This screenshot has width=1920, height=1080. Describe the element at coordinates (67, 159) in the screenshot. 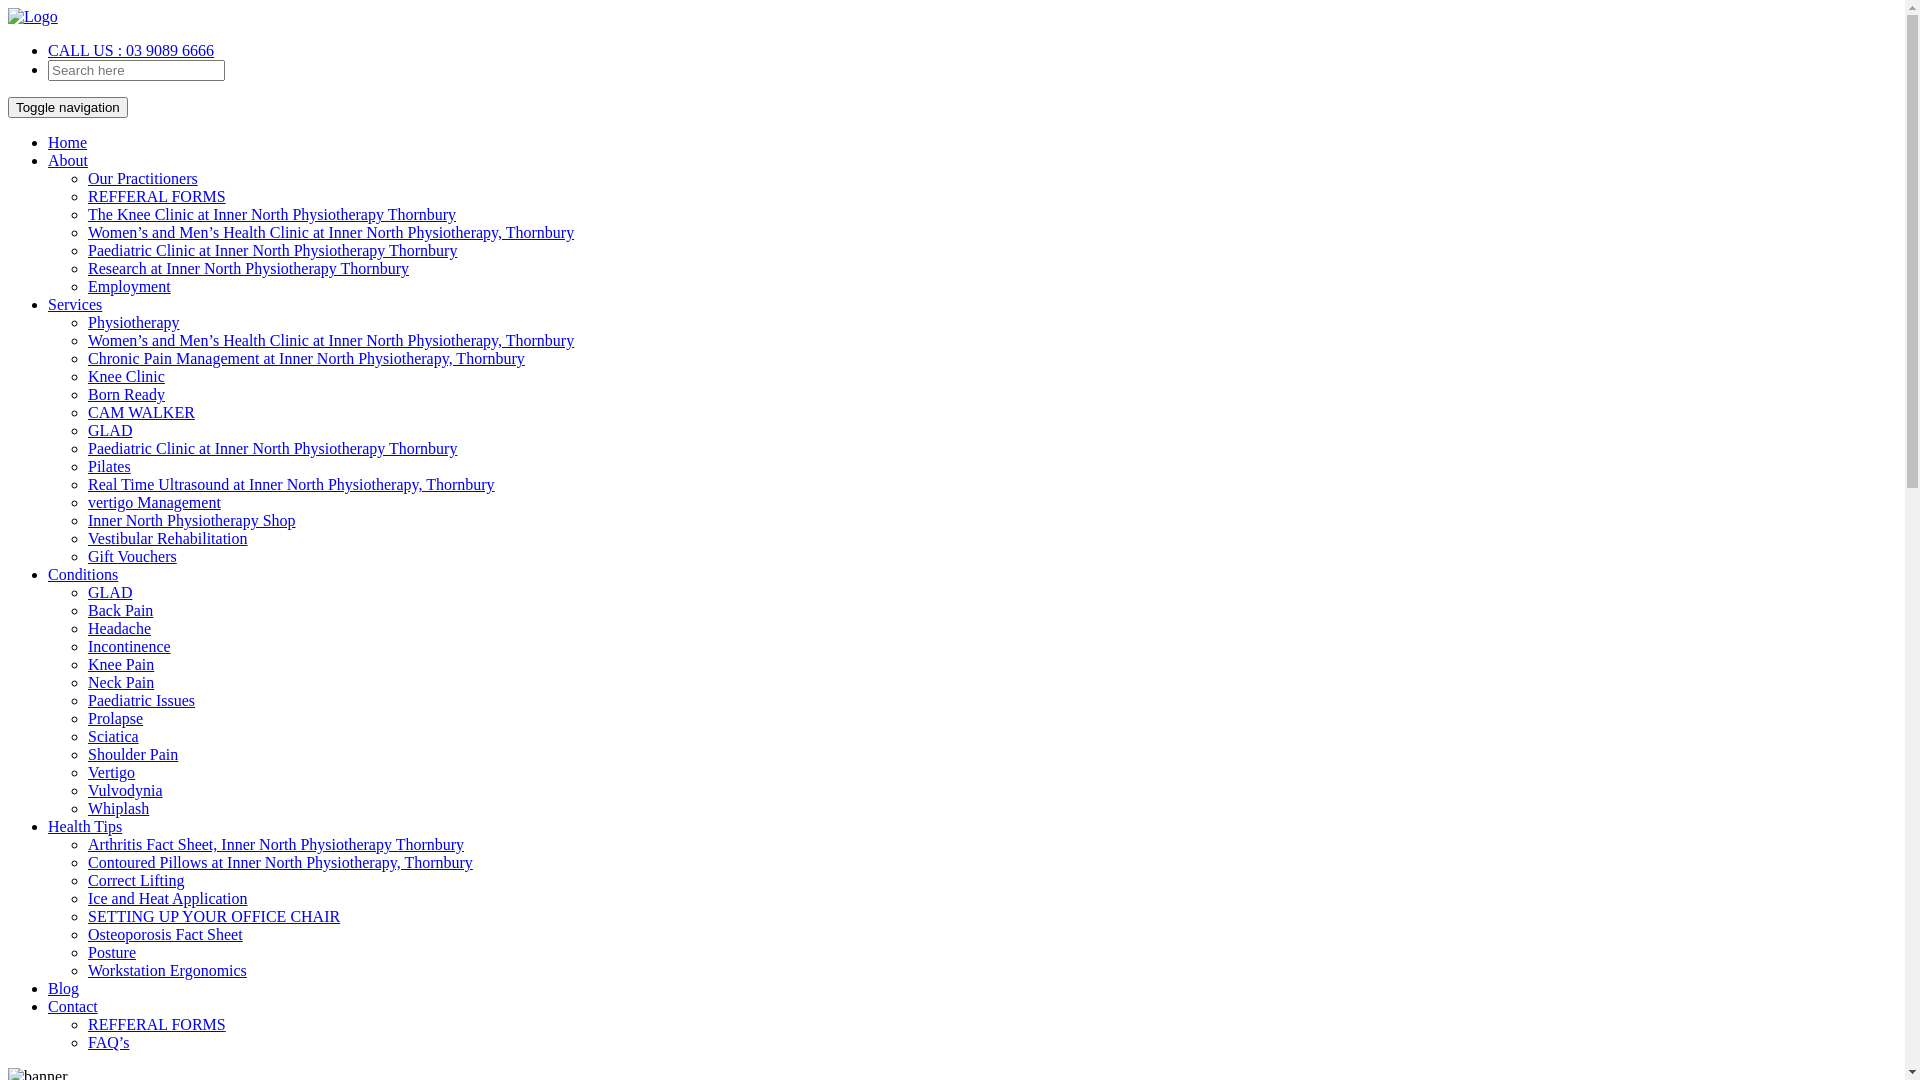

I see `'About'` at that location.